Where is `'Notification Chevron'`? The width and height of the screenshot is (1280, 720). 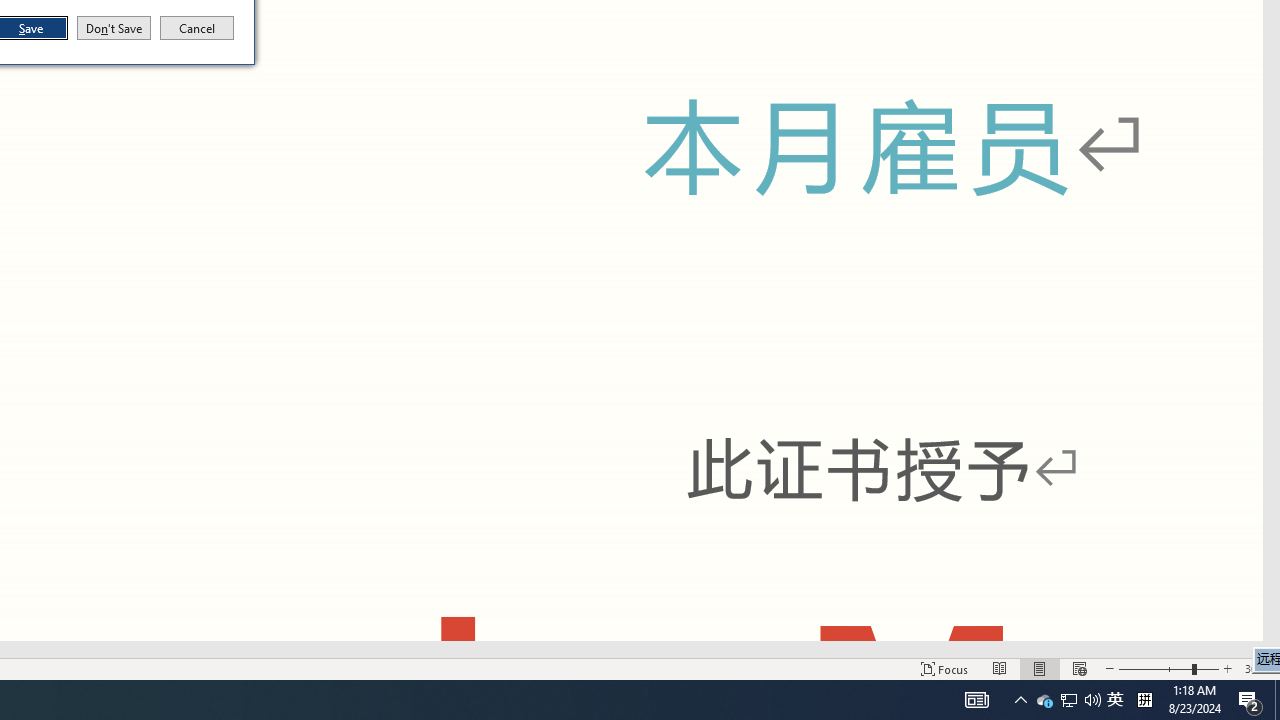 'Notification Chevron' is located at coordinates (1020, 698).